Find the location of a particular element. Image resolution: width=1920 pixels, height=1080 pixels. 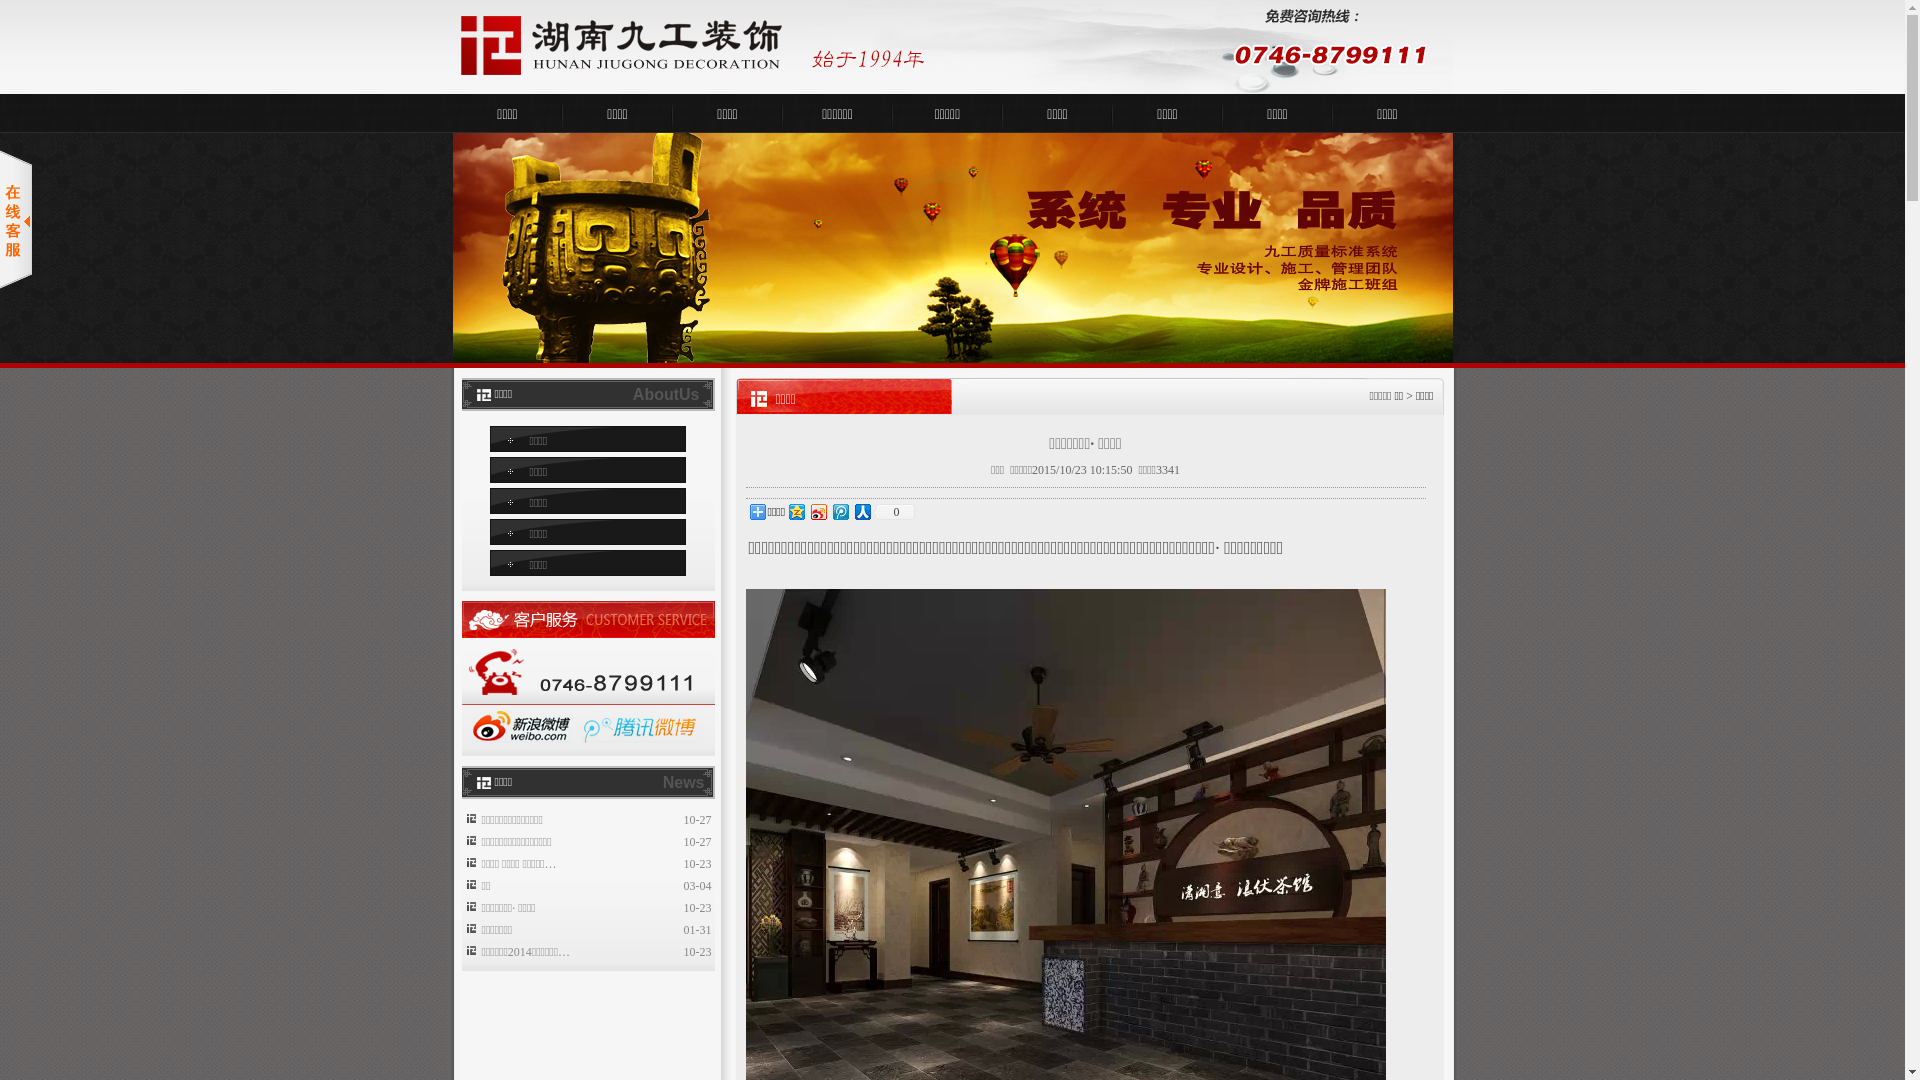

'0' is located at coordinates (892, 511).